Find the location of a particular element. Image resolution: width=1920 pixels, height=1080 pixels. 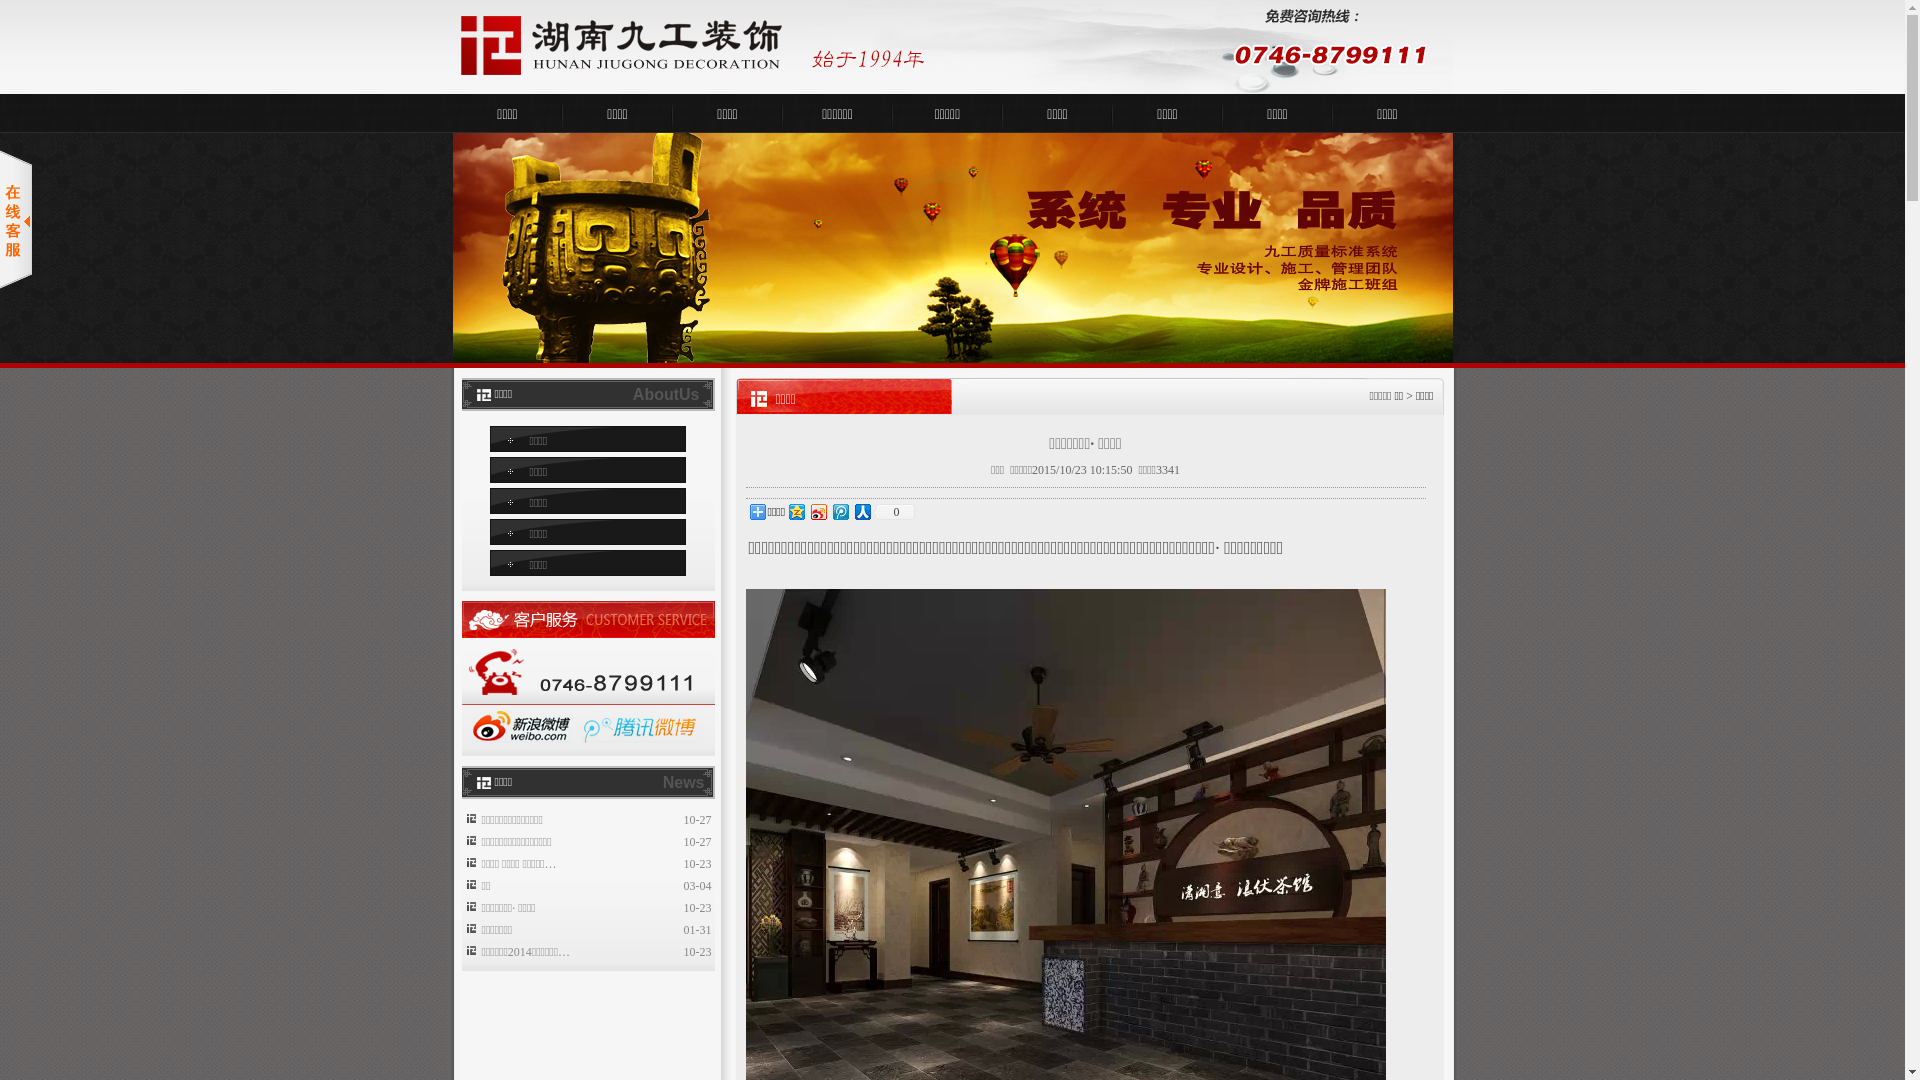

'0' is located at coordinates (892, 511).